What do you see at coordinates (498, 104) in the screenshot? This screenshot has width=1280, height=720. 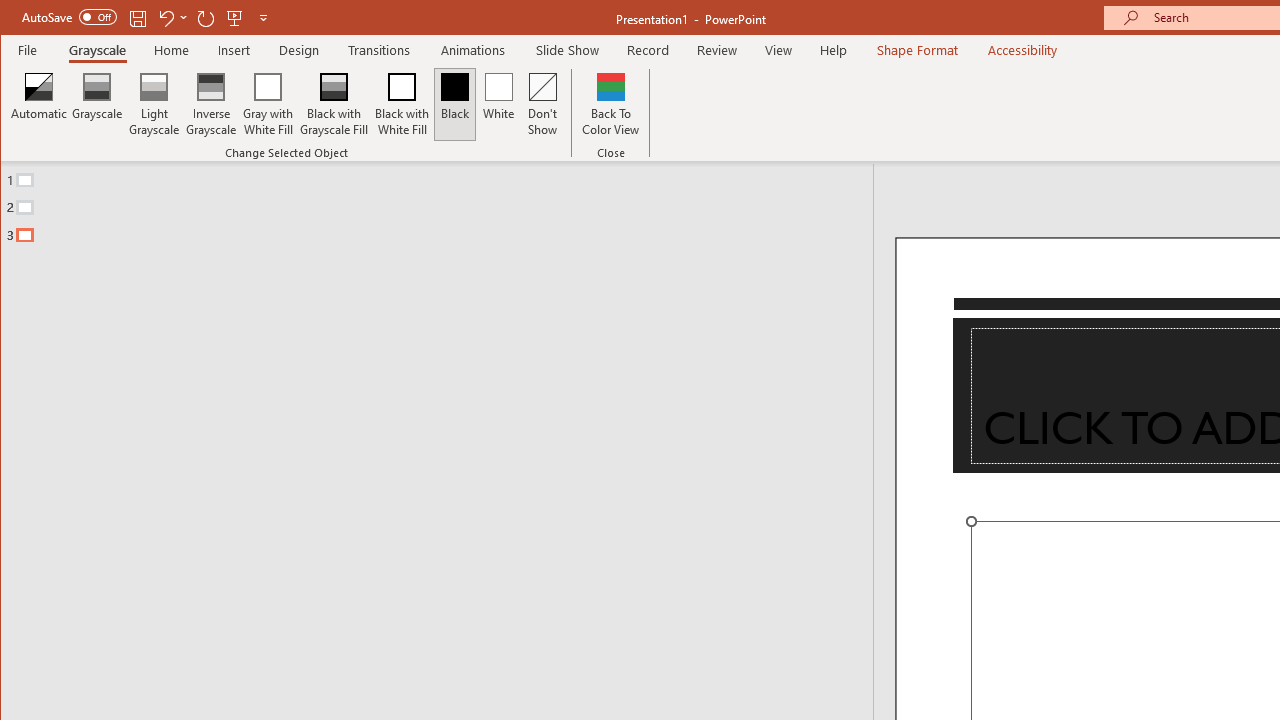 I see `'White'` at bounding box center [498, 104].